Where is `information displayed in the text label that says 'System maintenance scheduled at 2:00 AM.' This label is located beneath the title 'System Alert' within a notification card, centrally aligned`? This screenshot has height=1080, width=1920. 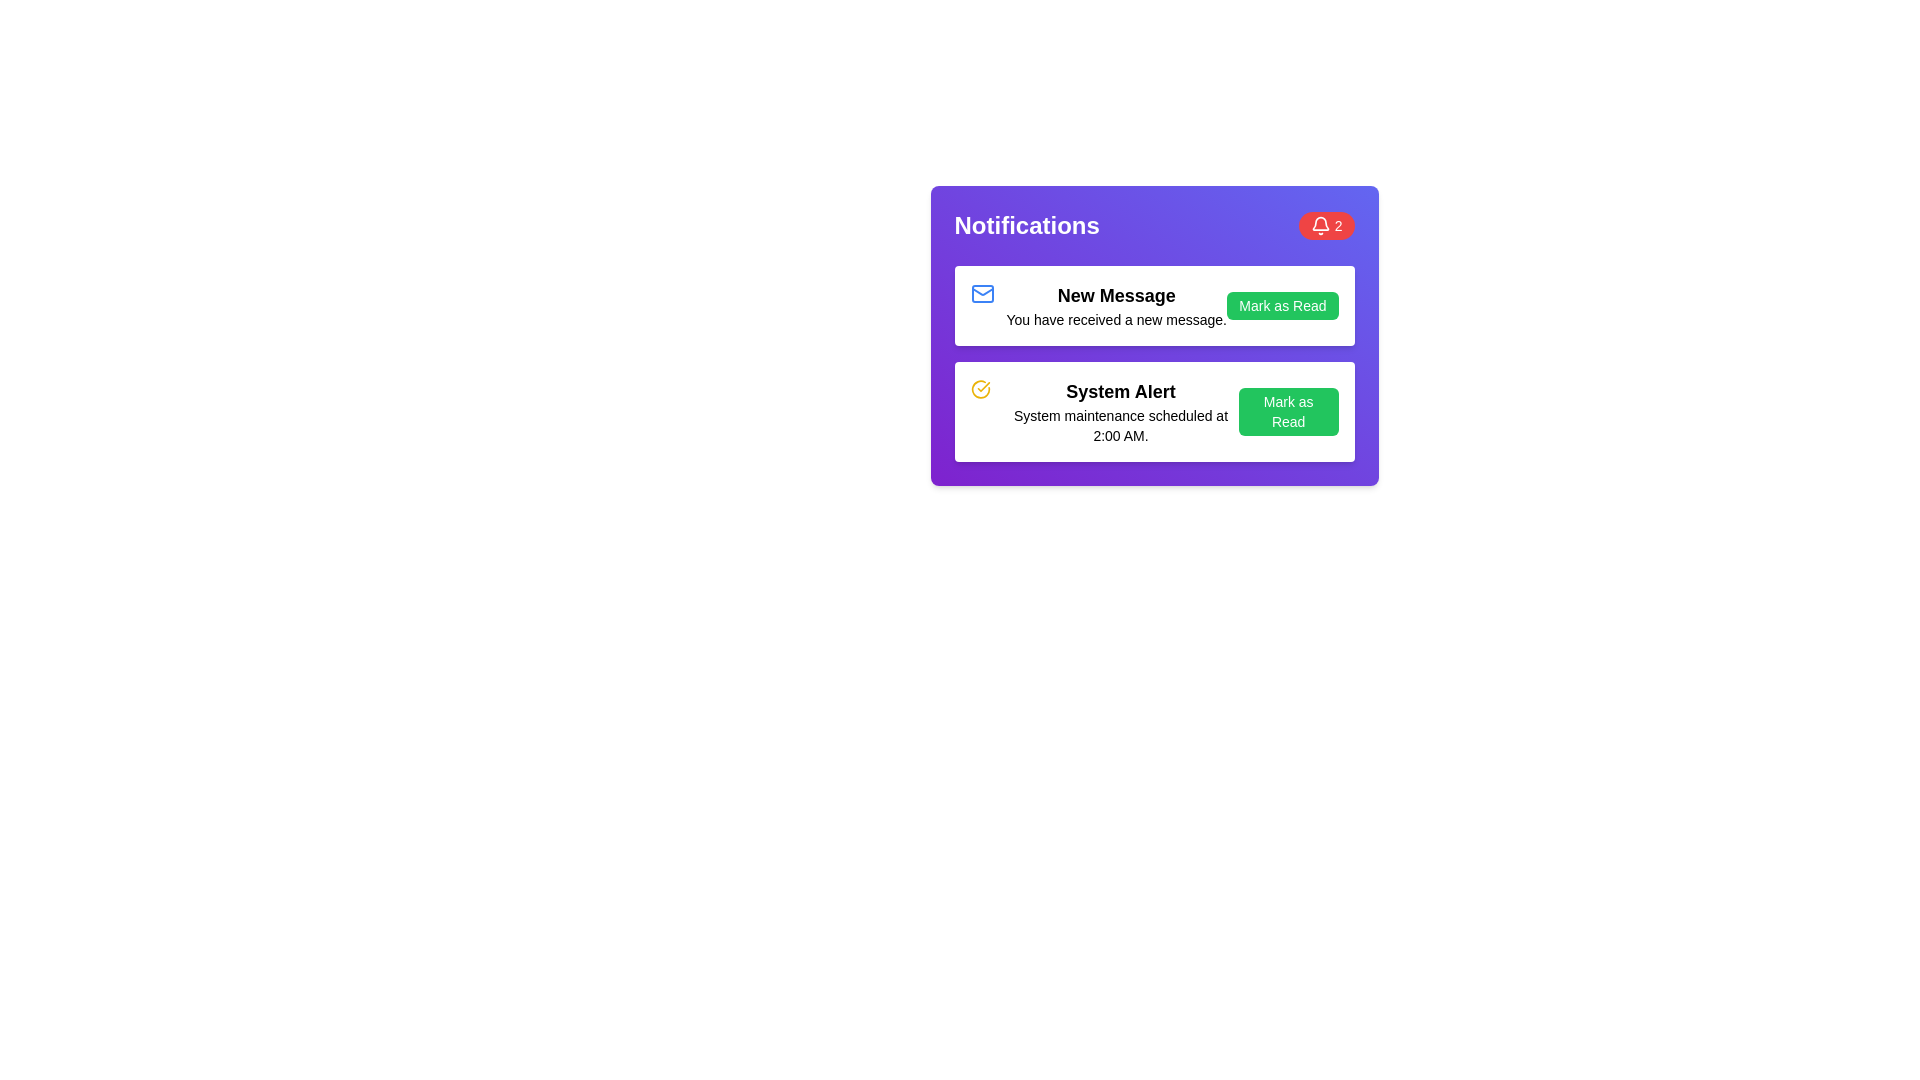
information displayed in the text label that says 'System maintenance scheduled at 2:00 AM.' This label is located beneath the title 'System Alert' within a notification card, centrally aligned is located at coordinates (1121, 424).